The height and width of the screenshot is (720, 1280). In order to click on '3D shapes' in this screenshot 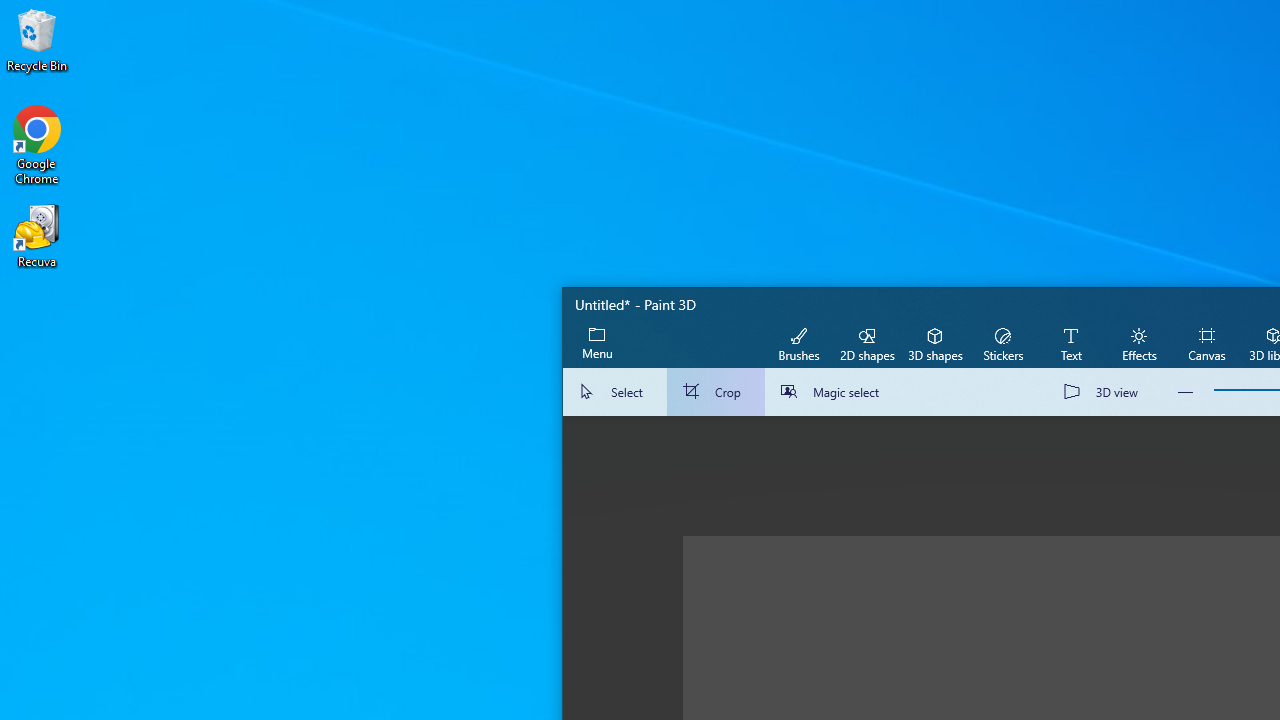, I will do `click(934, 342)`.